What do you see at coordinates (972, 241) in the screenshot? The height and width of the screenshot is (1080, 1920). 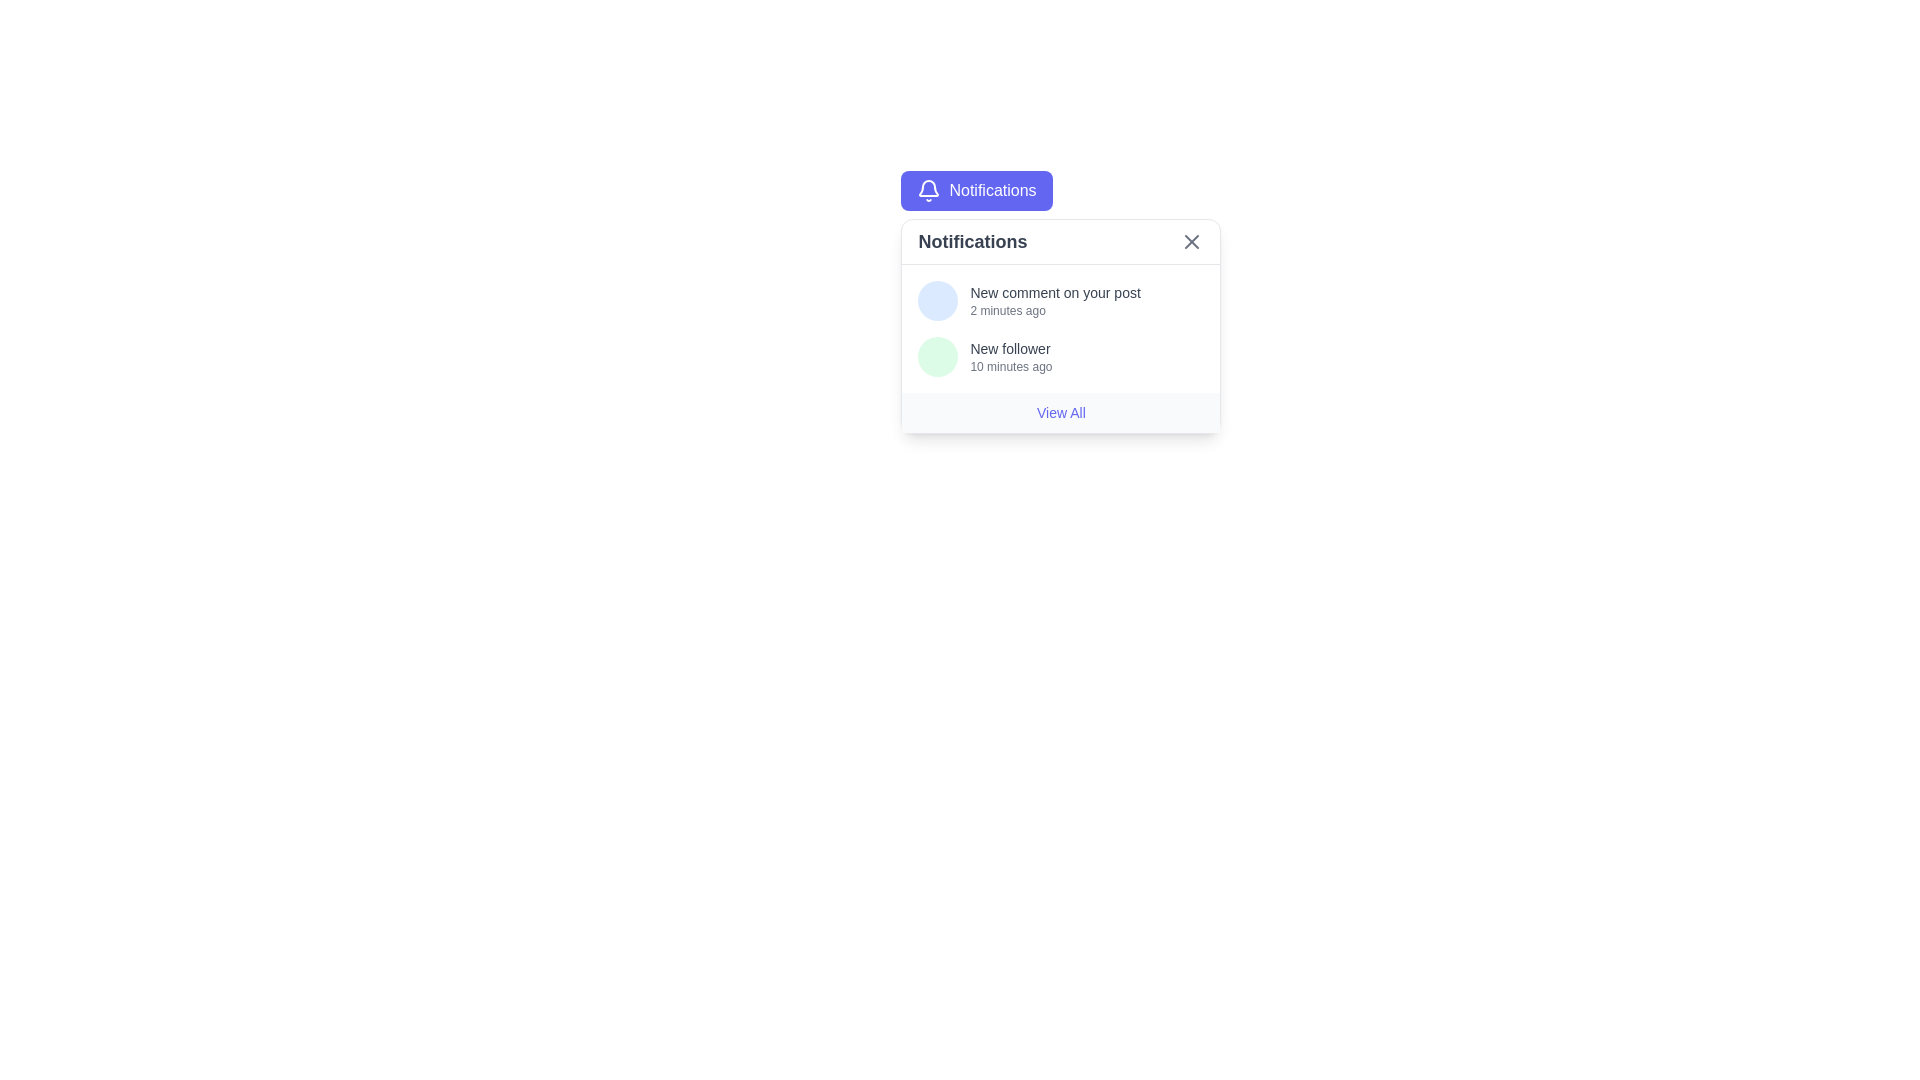 I see `the 'Notifications' text label, which is styled in a larger, bold font and positioned at the top-left section of the notification dropdown panel` at bounding box center [972, 241].